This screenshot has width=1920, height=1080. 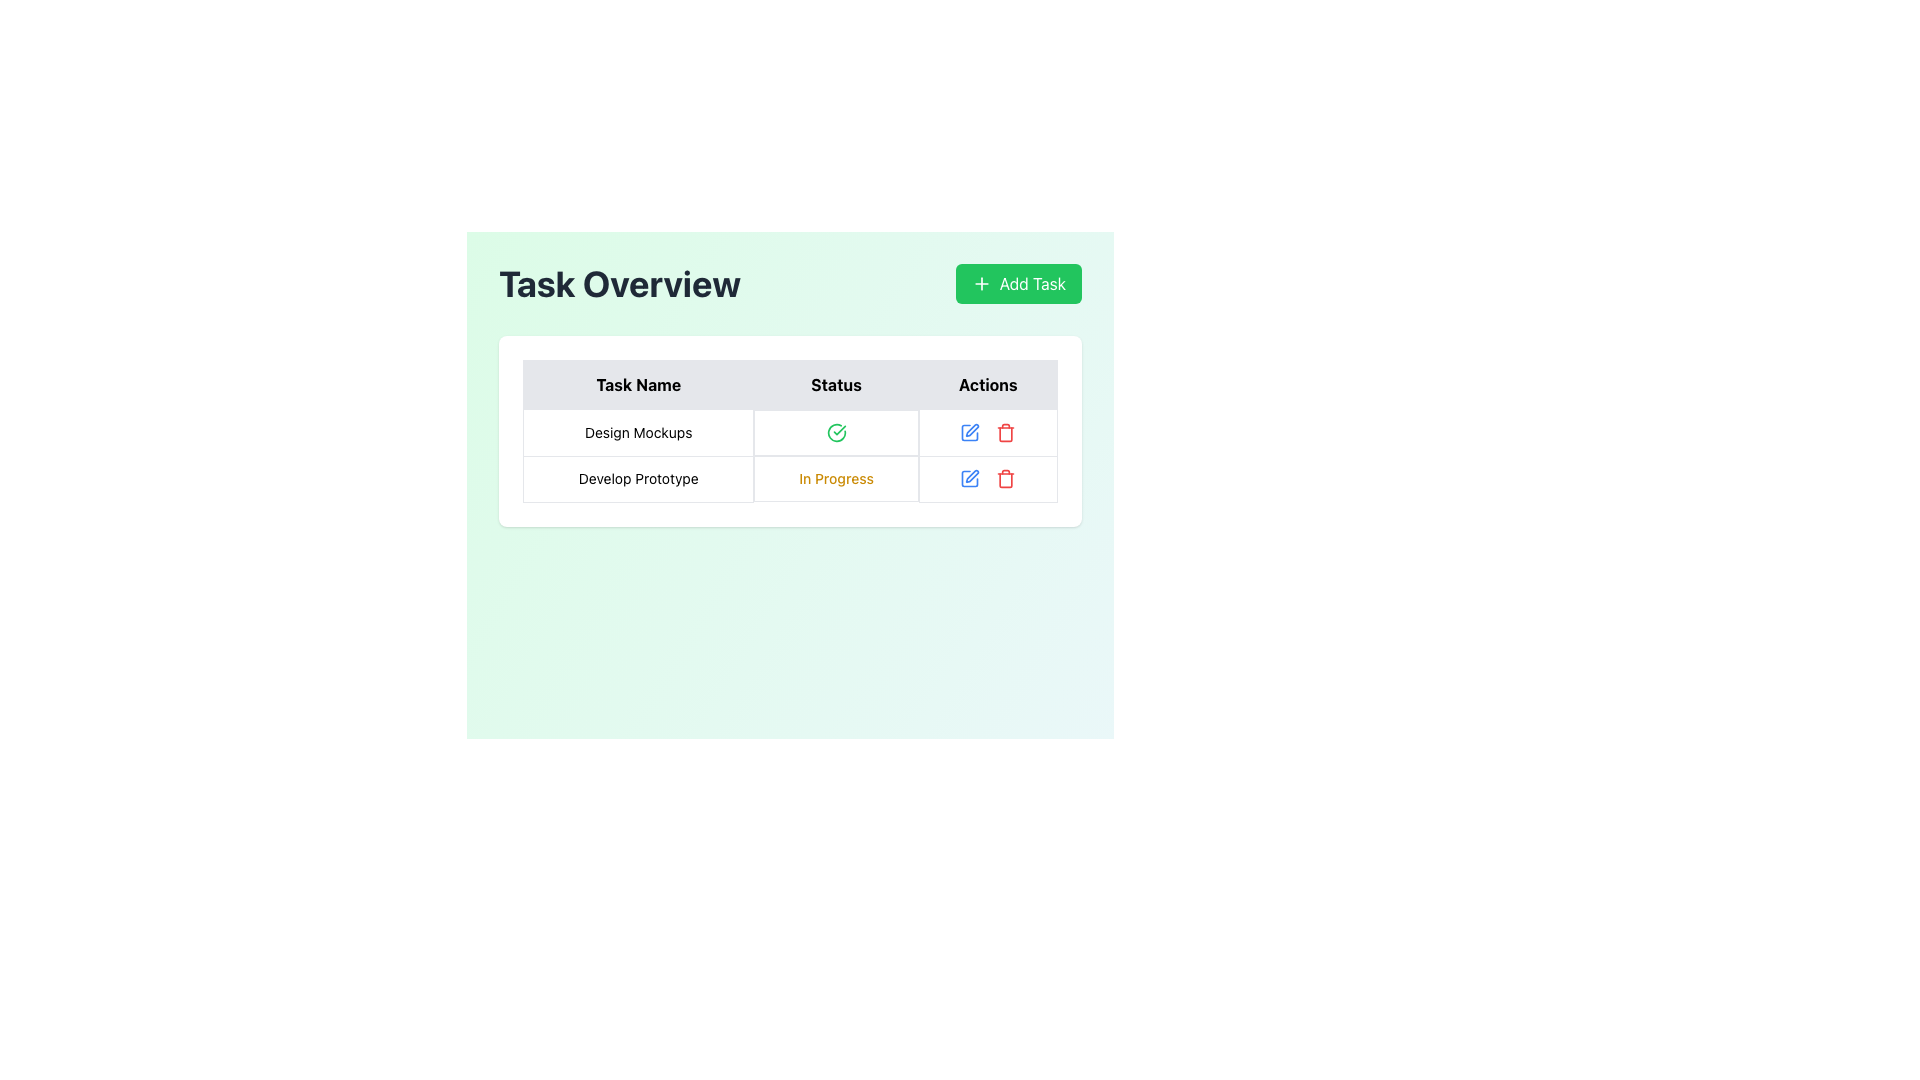 I want to click on the 'Develop Prototype' task name label located in the second row of the table under the 'Task Name' column, so click(x=637, y=478).